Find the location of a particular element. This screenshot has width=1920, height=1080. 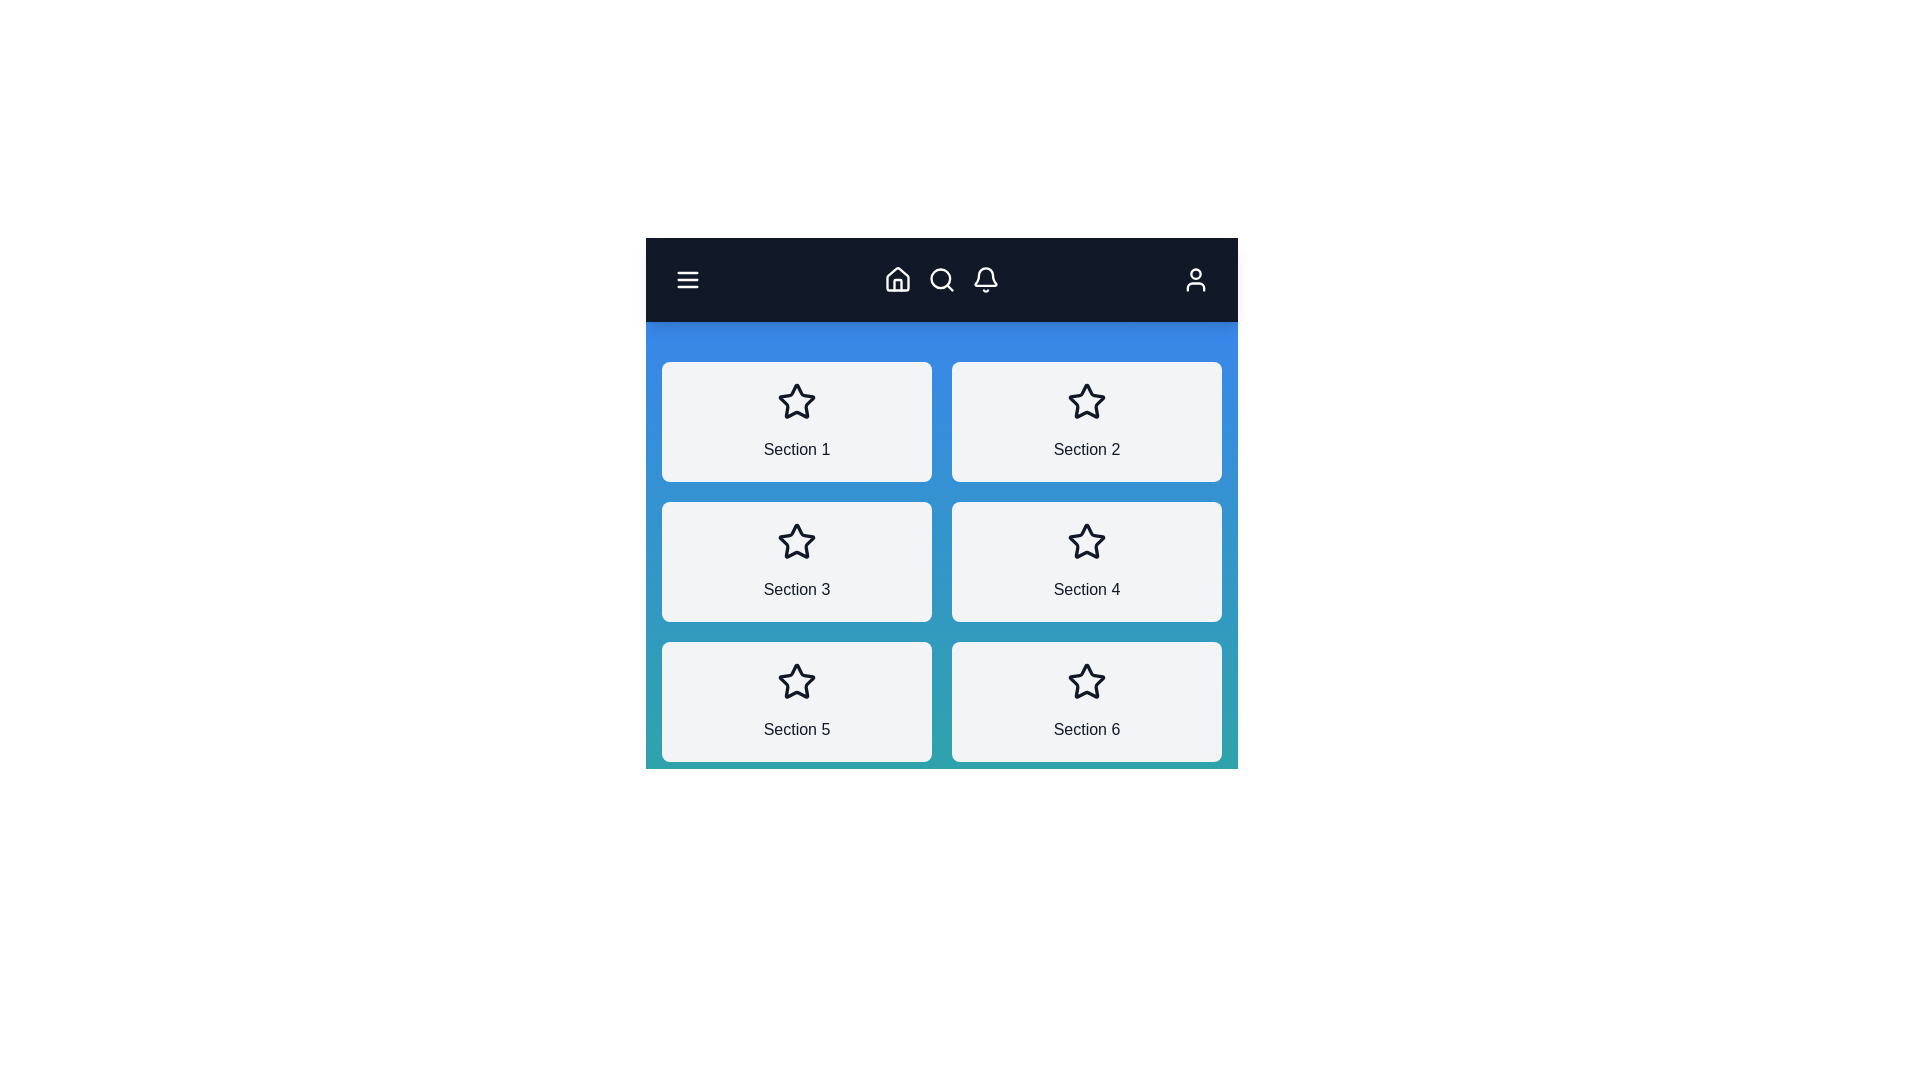

the section labeled Section 6 to view its details is located at coordinates (1085, 701).